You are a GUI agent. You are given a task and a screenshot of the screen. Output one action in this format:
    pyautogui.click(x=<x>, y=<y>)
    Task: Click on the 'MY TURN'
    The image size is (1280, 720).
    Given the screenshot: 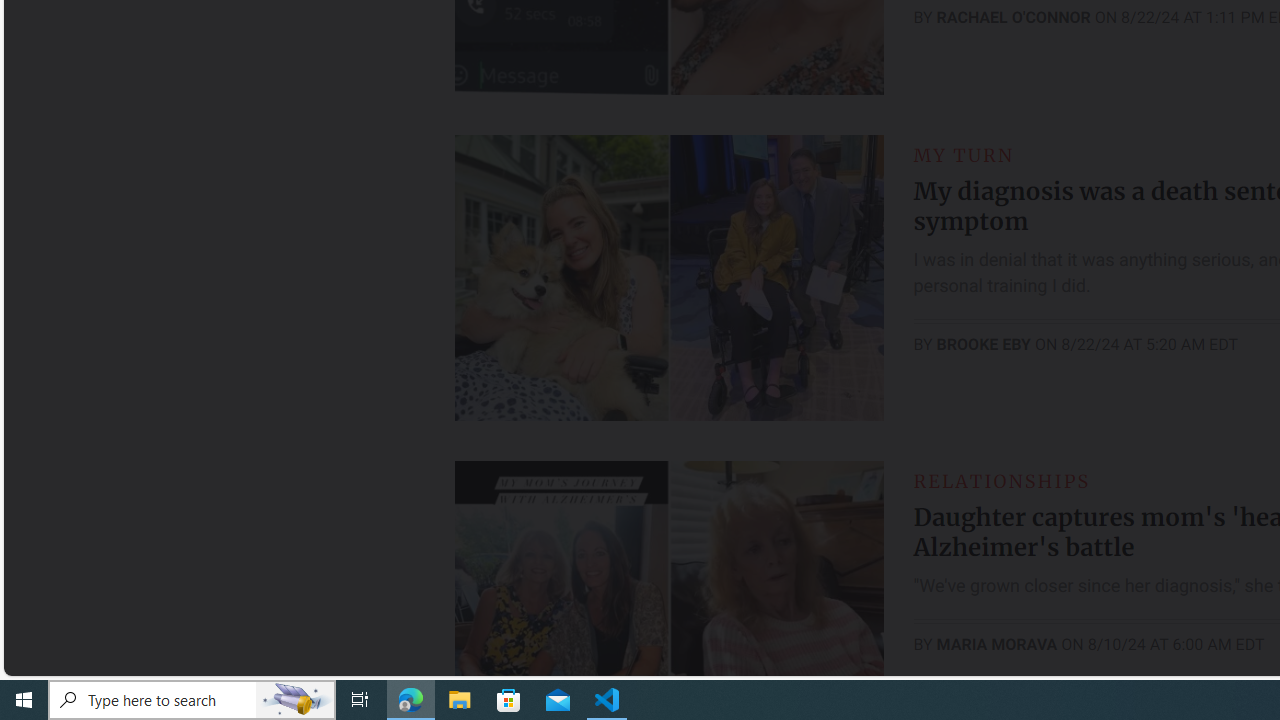 What is the action you would take?
    pyautogui.click(x=963, y=154)
    